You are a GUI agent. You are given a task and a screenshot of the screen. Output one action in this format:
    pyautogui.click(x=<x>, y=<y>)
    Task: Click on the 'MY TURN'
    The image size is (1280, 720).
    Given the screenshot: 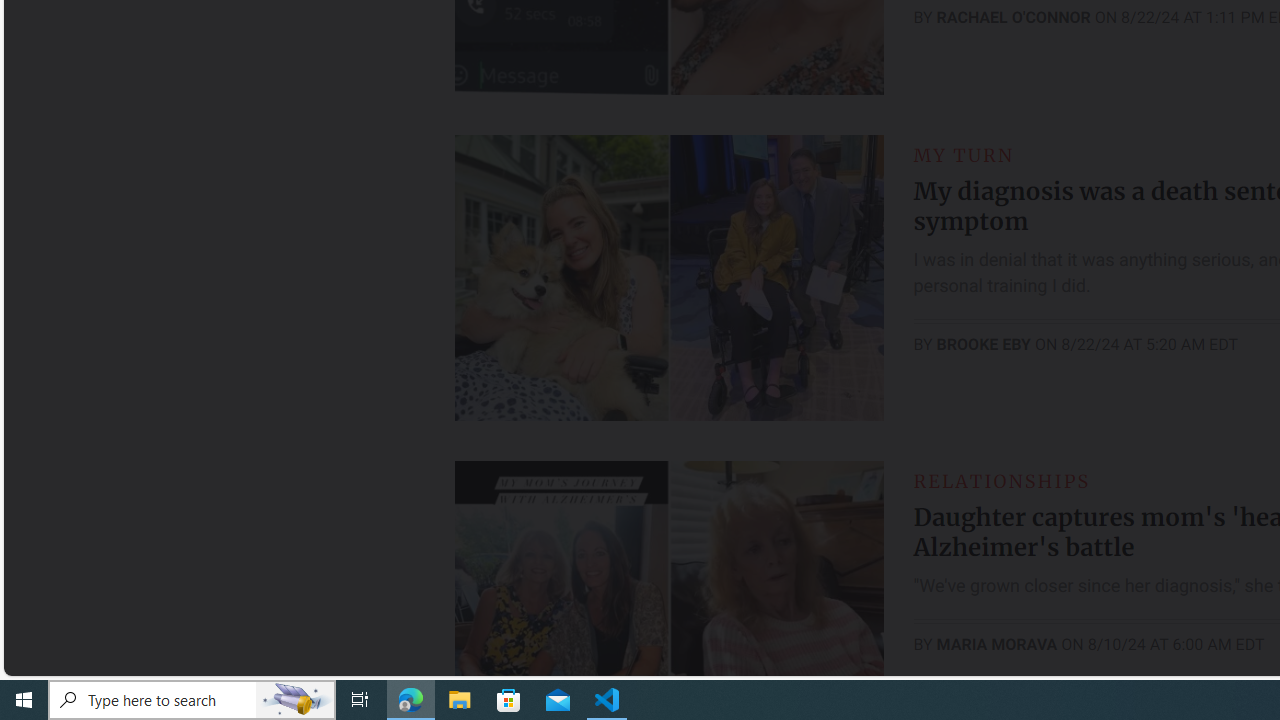 What is the action you would take?
    pyautogui.click(x=963, y=154)
    